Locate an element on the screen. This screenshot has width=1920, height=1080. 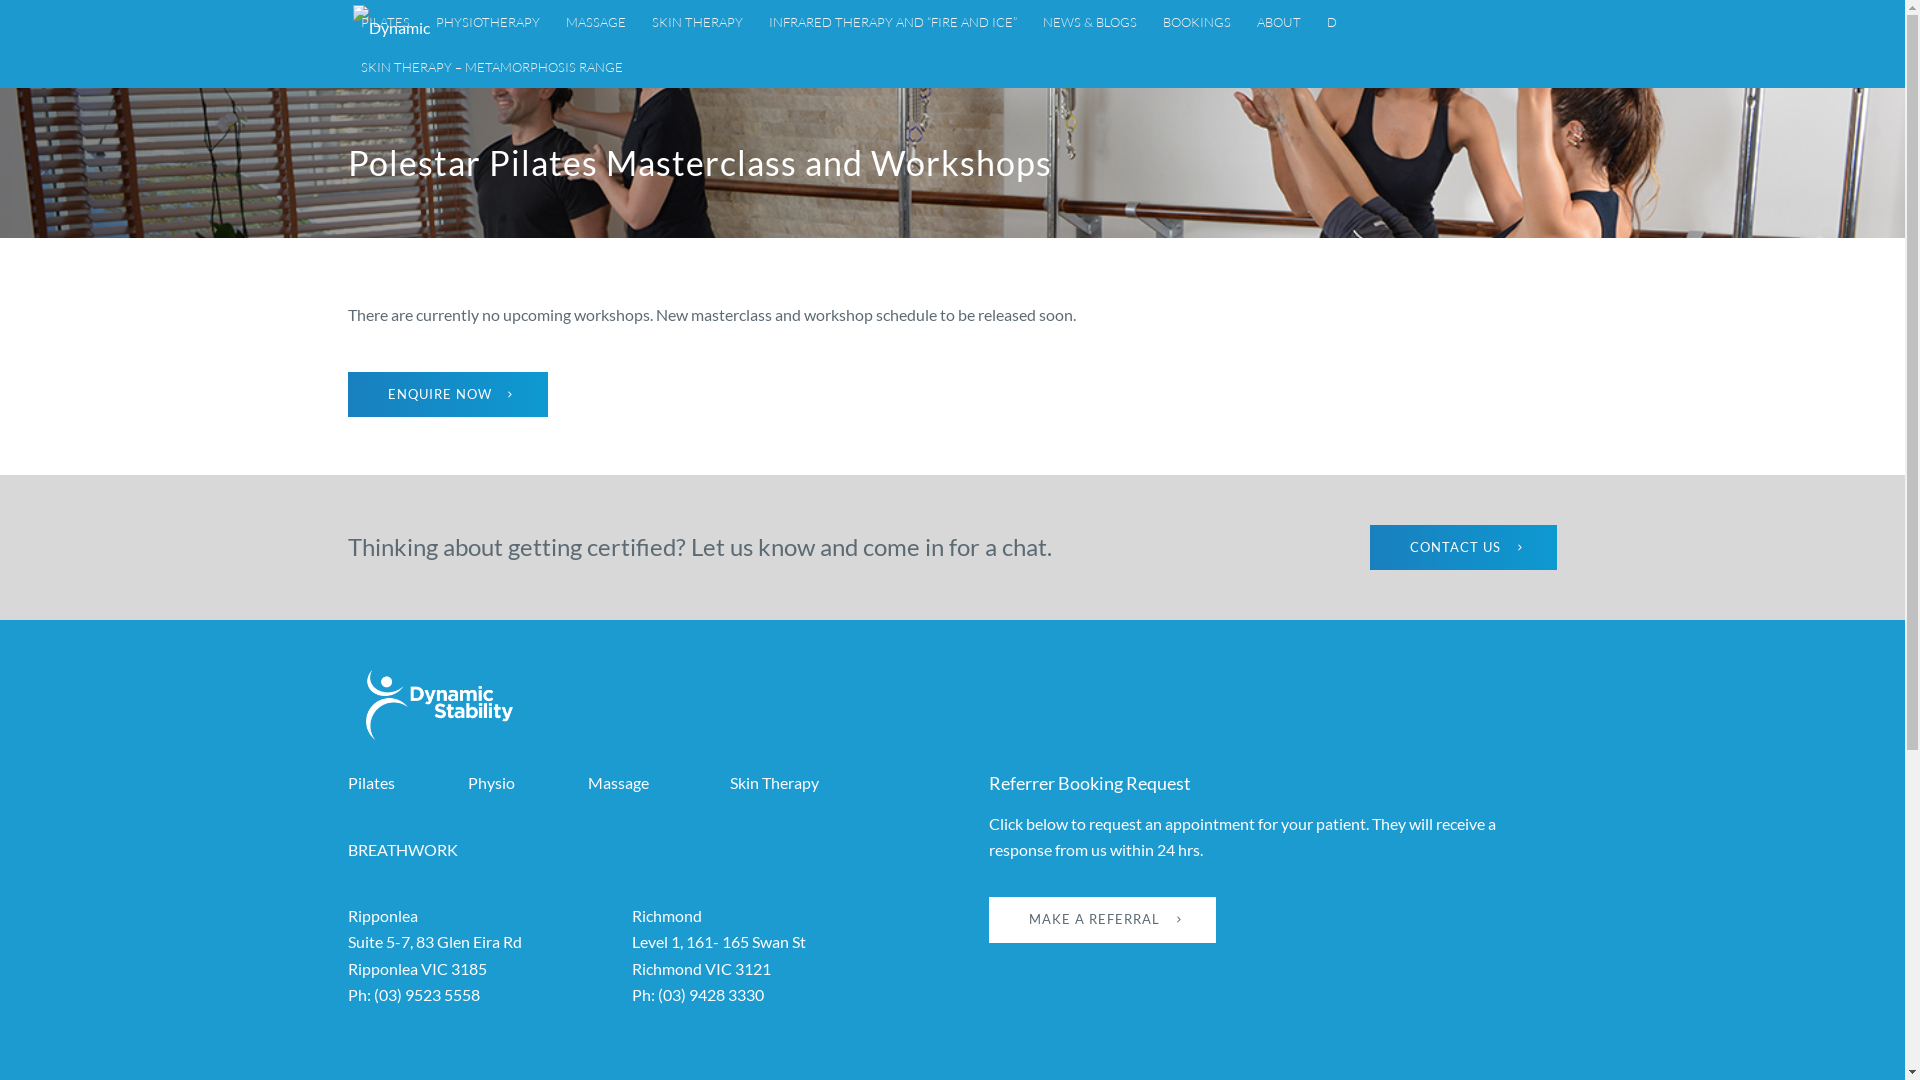
'dynamic-stability-logo-reversed' is located at coordinates (365, 704).